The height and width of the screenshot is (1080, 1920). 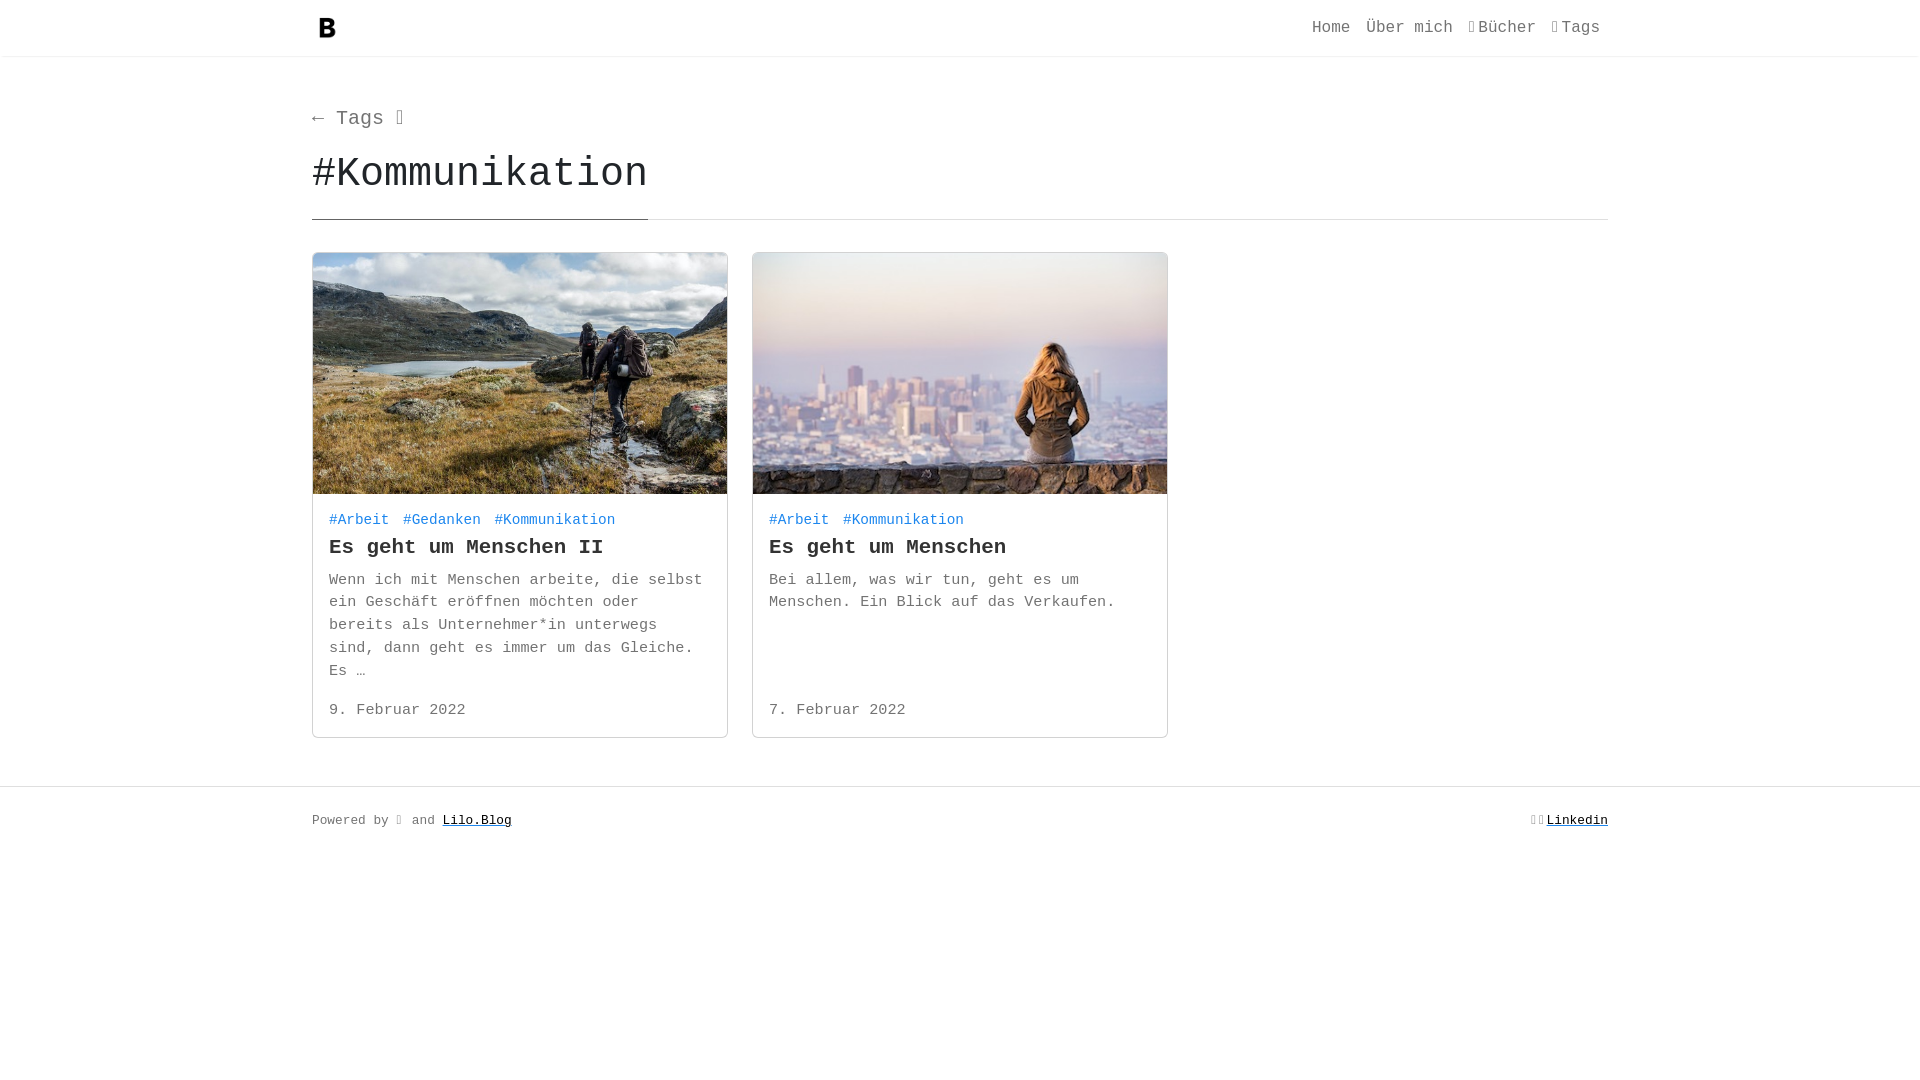 What do you see at coordinates (905, 514) in the screenshot?
I see `'#Kommunikation'` at bounding box center [905, 514].